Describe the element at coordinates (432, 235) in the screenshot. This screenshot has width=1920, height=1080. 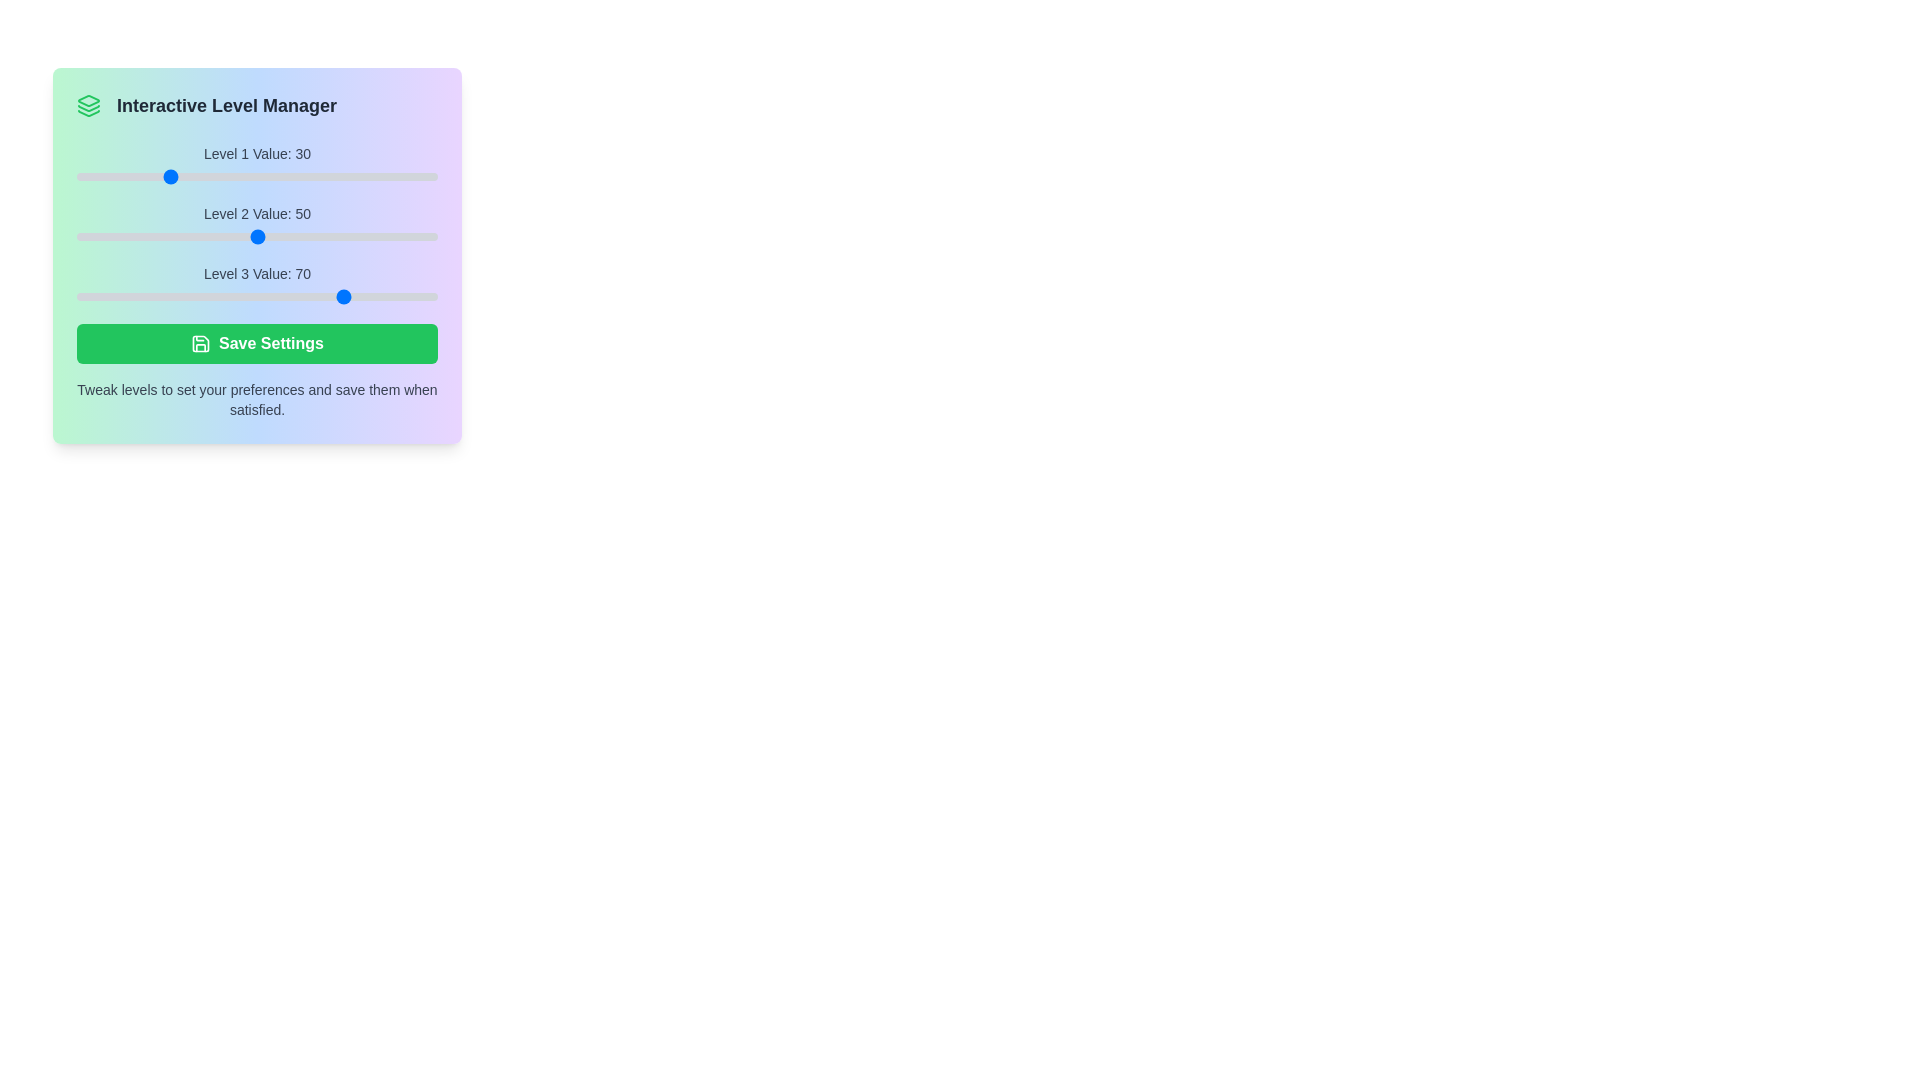
I see `the slider value` at that location.